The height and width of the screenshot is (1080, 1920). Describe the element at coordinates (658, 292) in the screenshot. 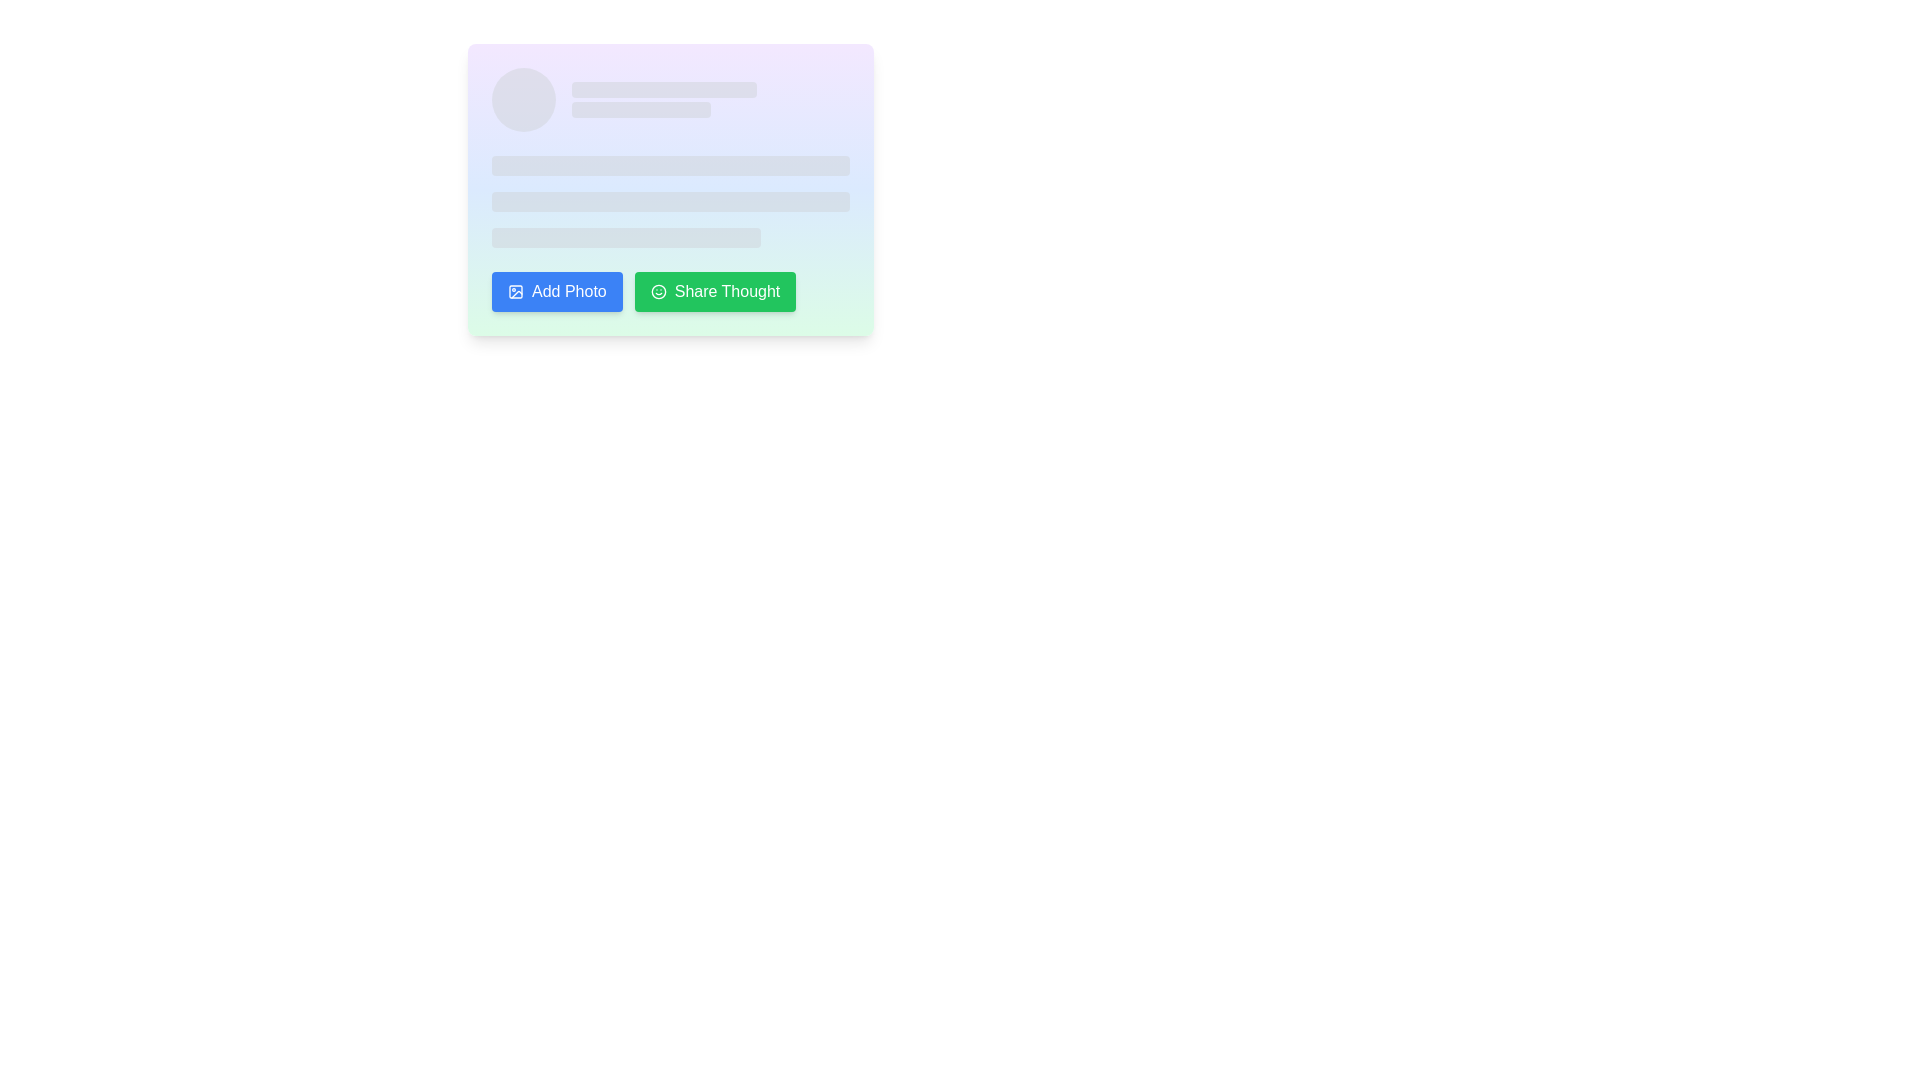

I see `the circular smiley face icon located on the left side of the 'Share Thought' green rectangular button` at that location.